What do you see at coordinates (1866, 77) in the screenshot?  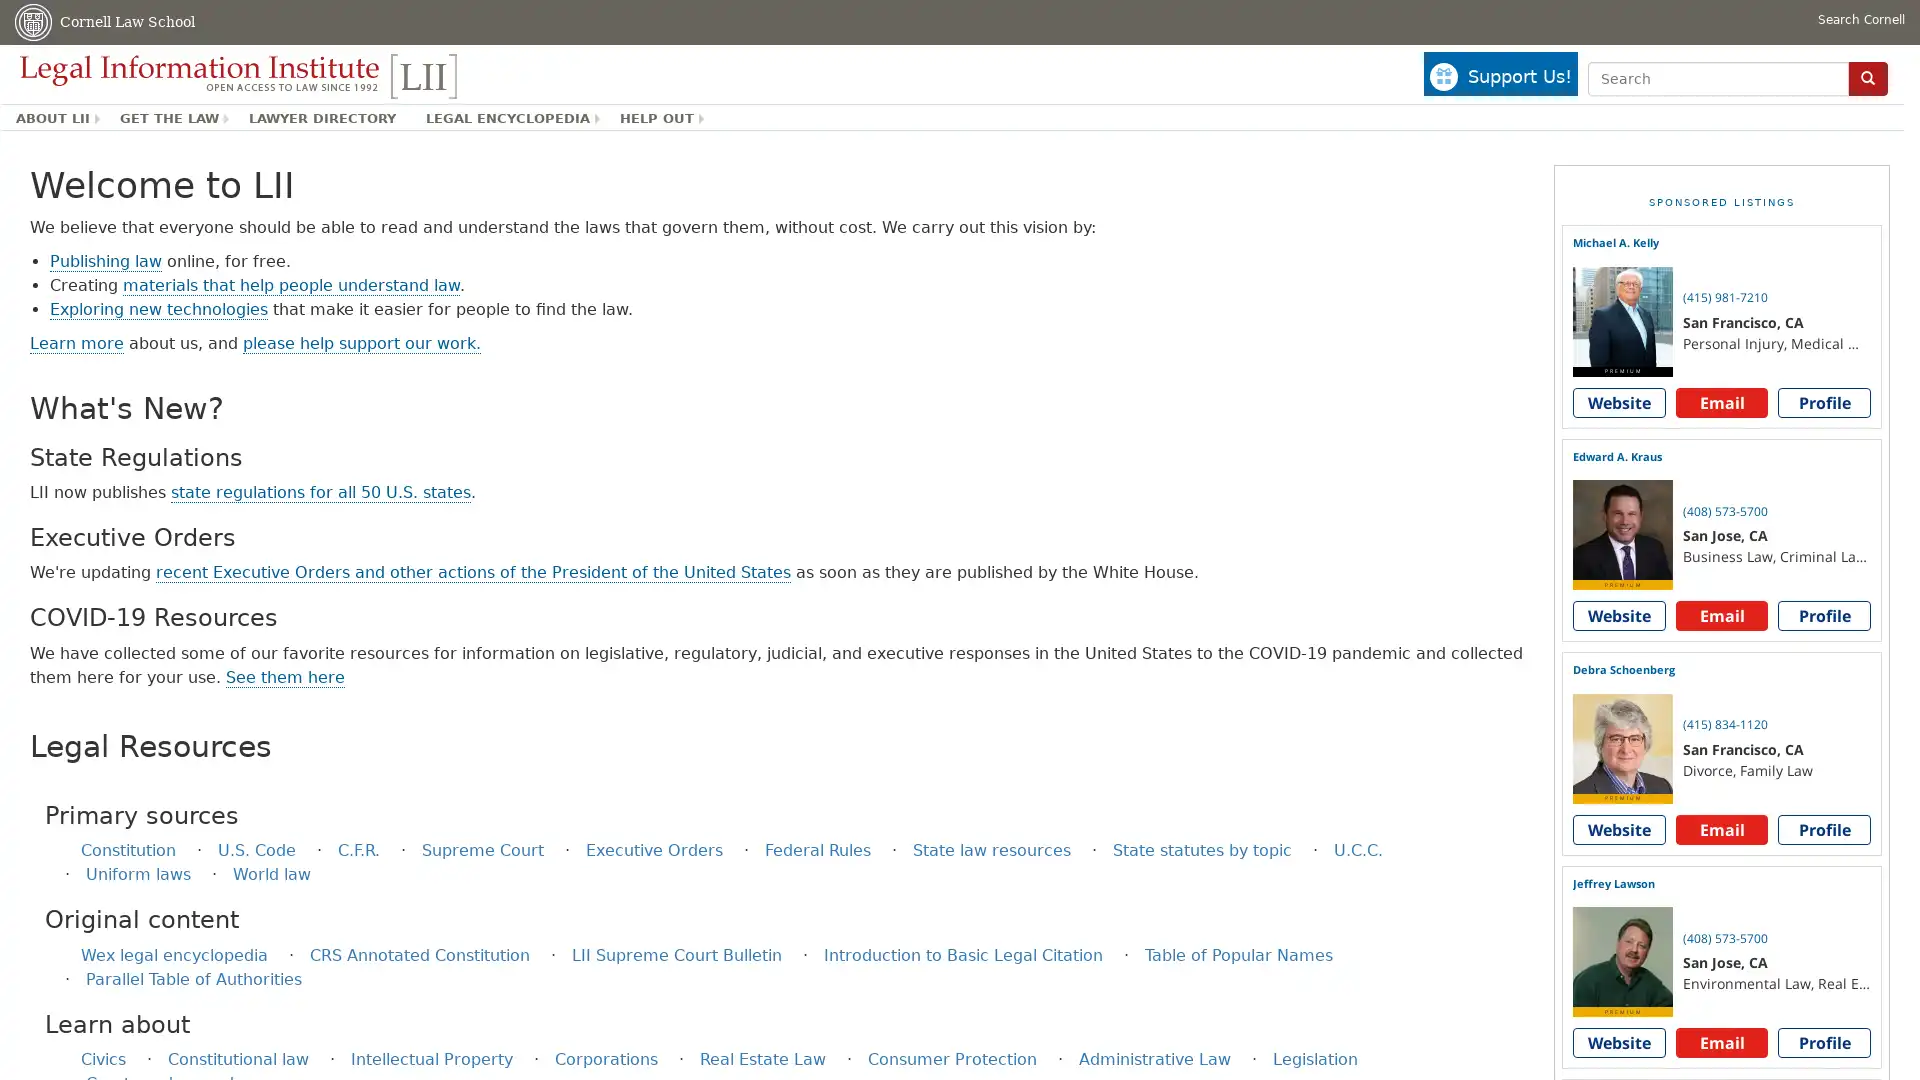 I see `Find now` at bounding box center [1866, 77].